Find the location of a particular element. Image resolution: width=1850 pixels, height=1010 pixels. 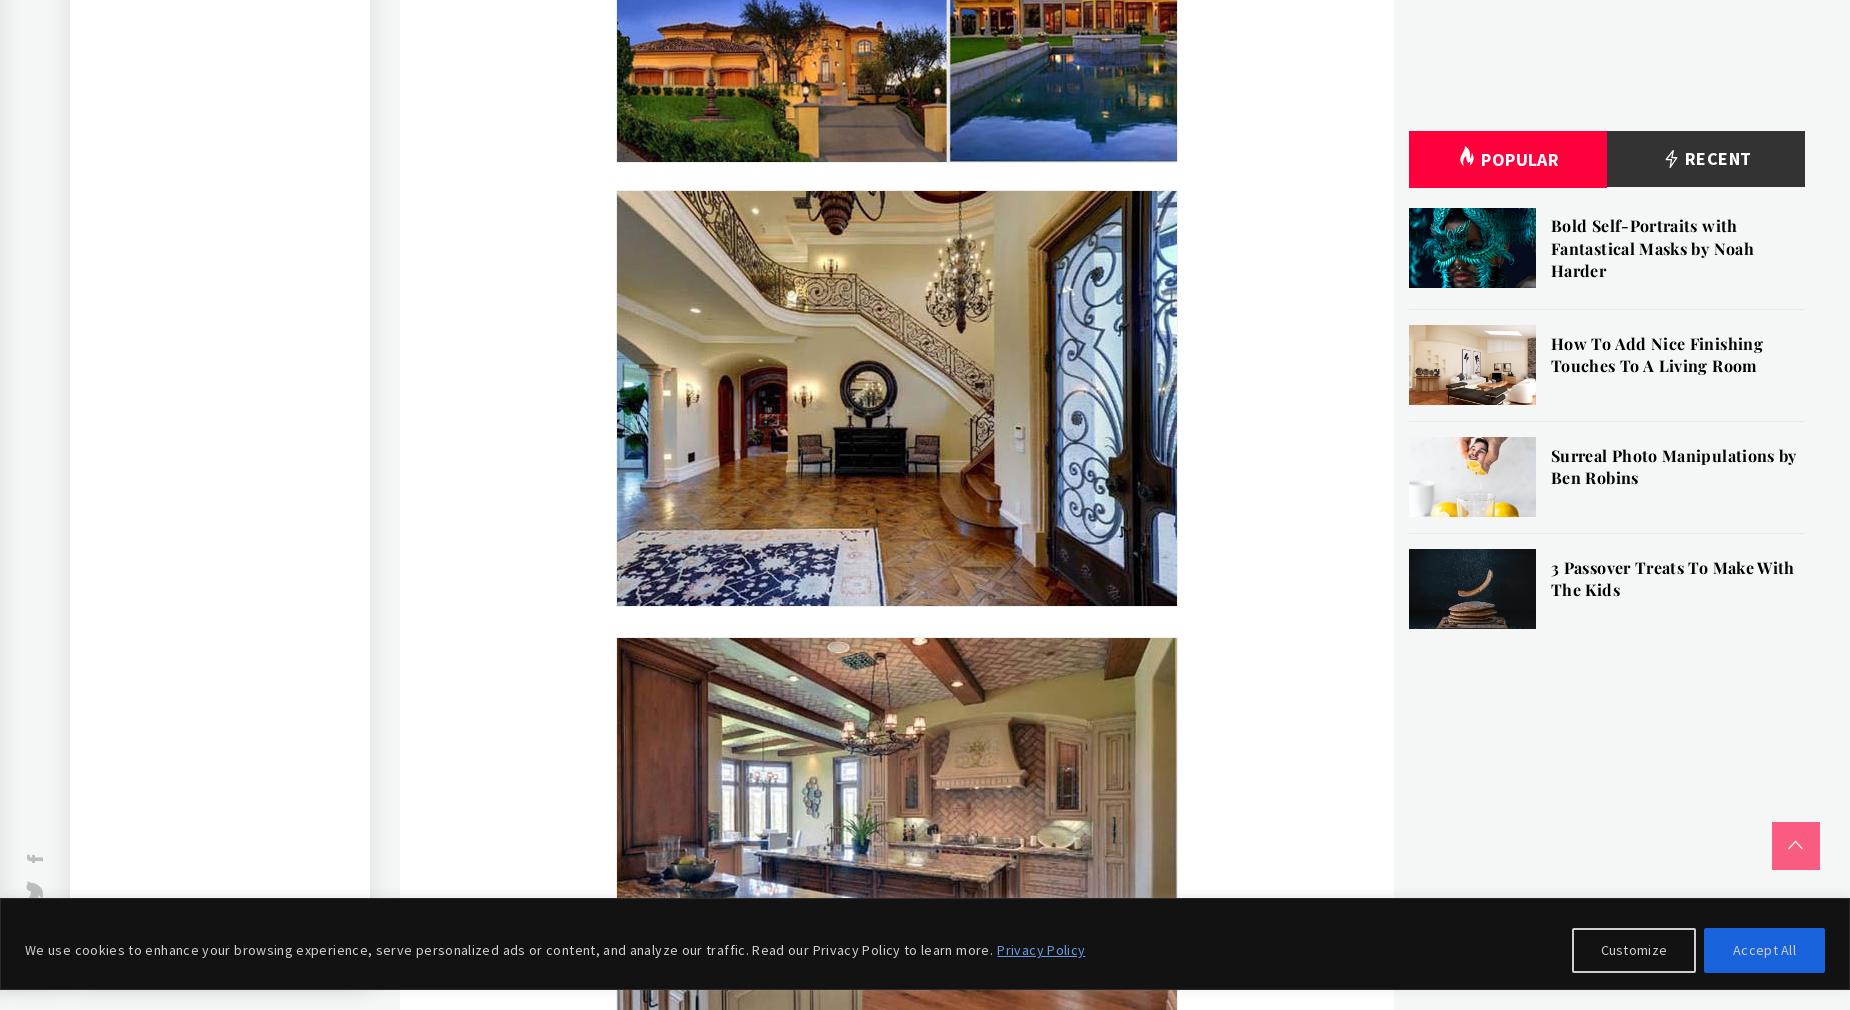

'Bold Self-Portraits with Fantastical Masks by Noah Harder' is located at coordinates (1651, 246).